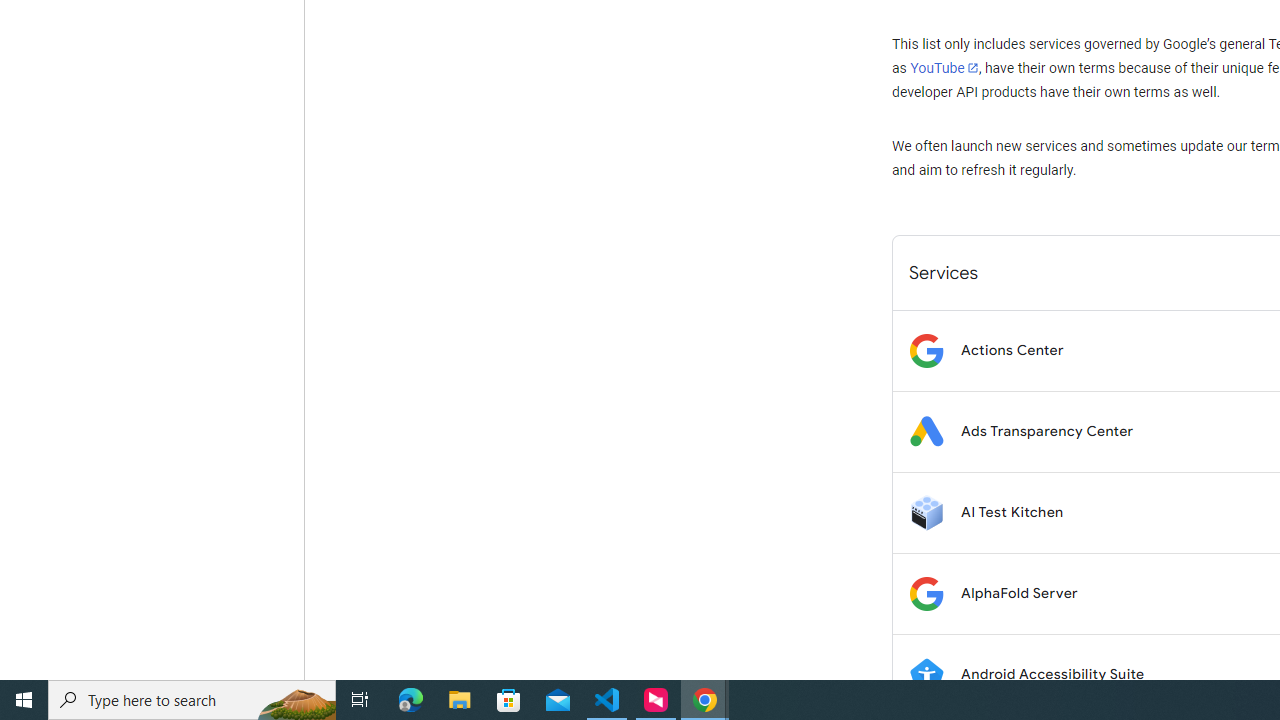  What do you see at coordinates (925, 674) in the screenshot?
I see `'Logo for Android Accessibility Suite'` at bounding box center [925, 674].